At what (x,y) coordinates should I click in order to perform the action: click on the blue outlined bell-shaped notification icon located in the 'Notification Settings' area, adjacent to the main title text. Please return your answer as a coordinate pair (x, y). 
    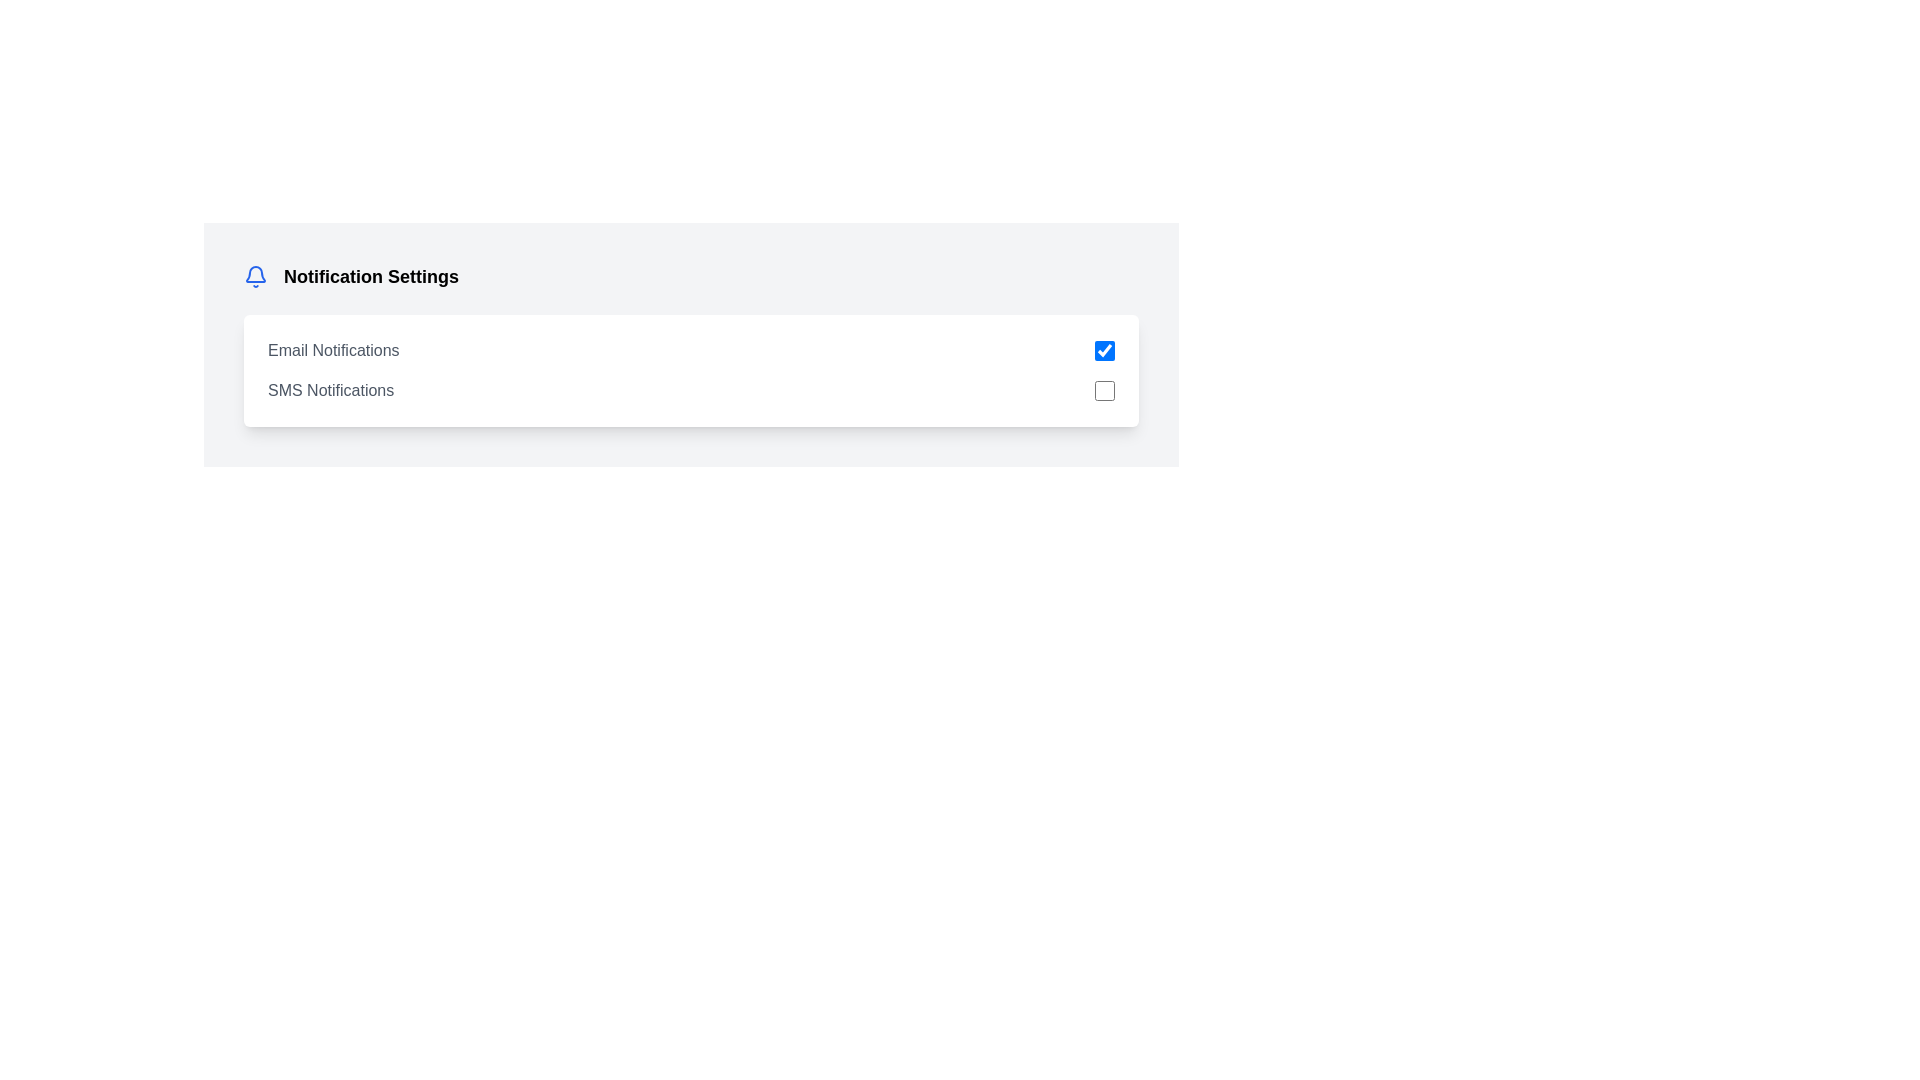
    Looking at the image, I should click on (254, 274).